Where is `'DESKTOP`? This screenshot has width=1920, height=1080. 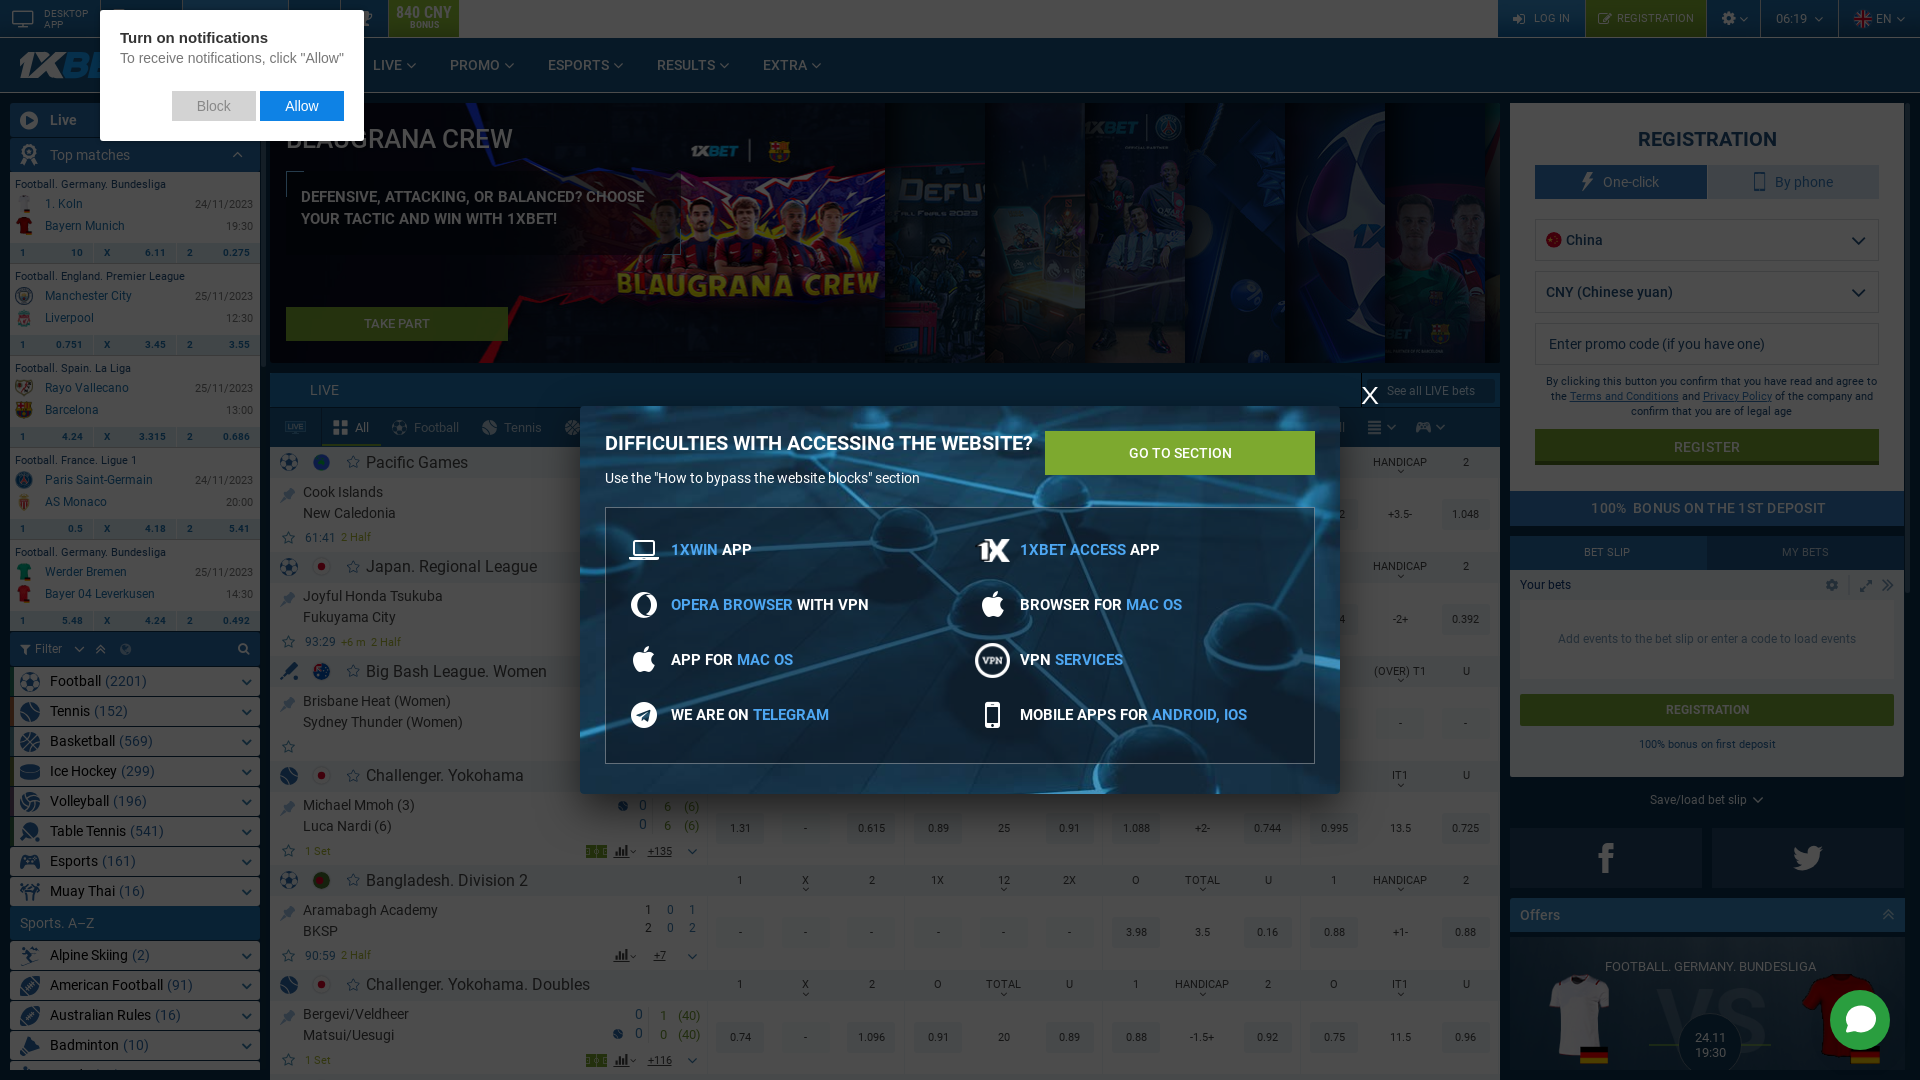
'DESKTOP is located at coordinates (49, 18).